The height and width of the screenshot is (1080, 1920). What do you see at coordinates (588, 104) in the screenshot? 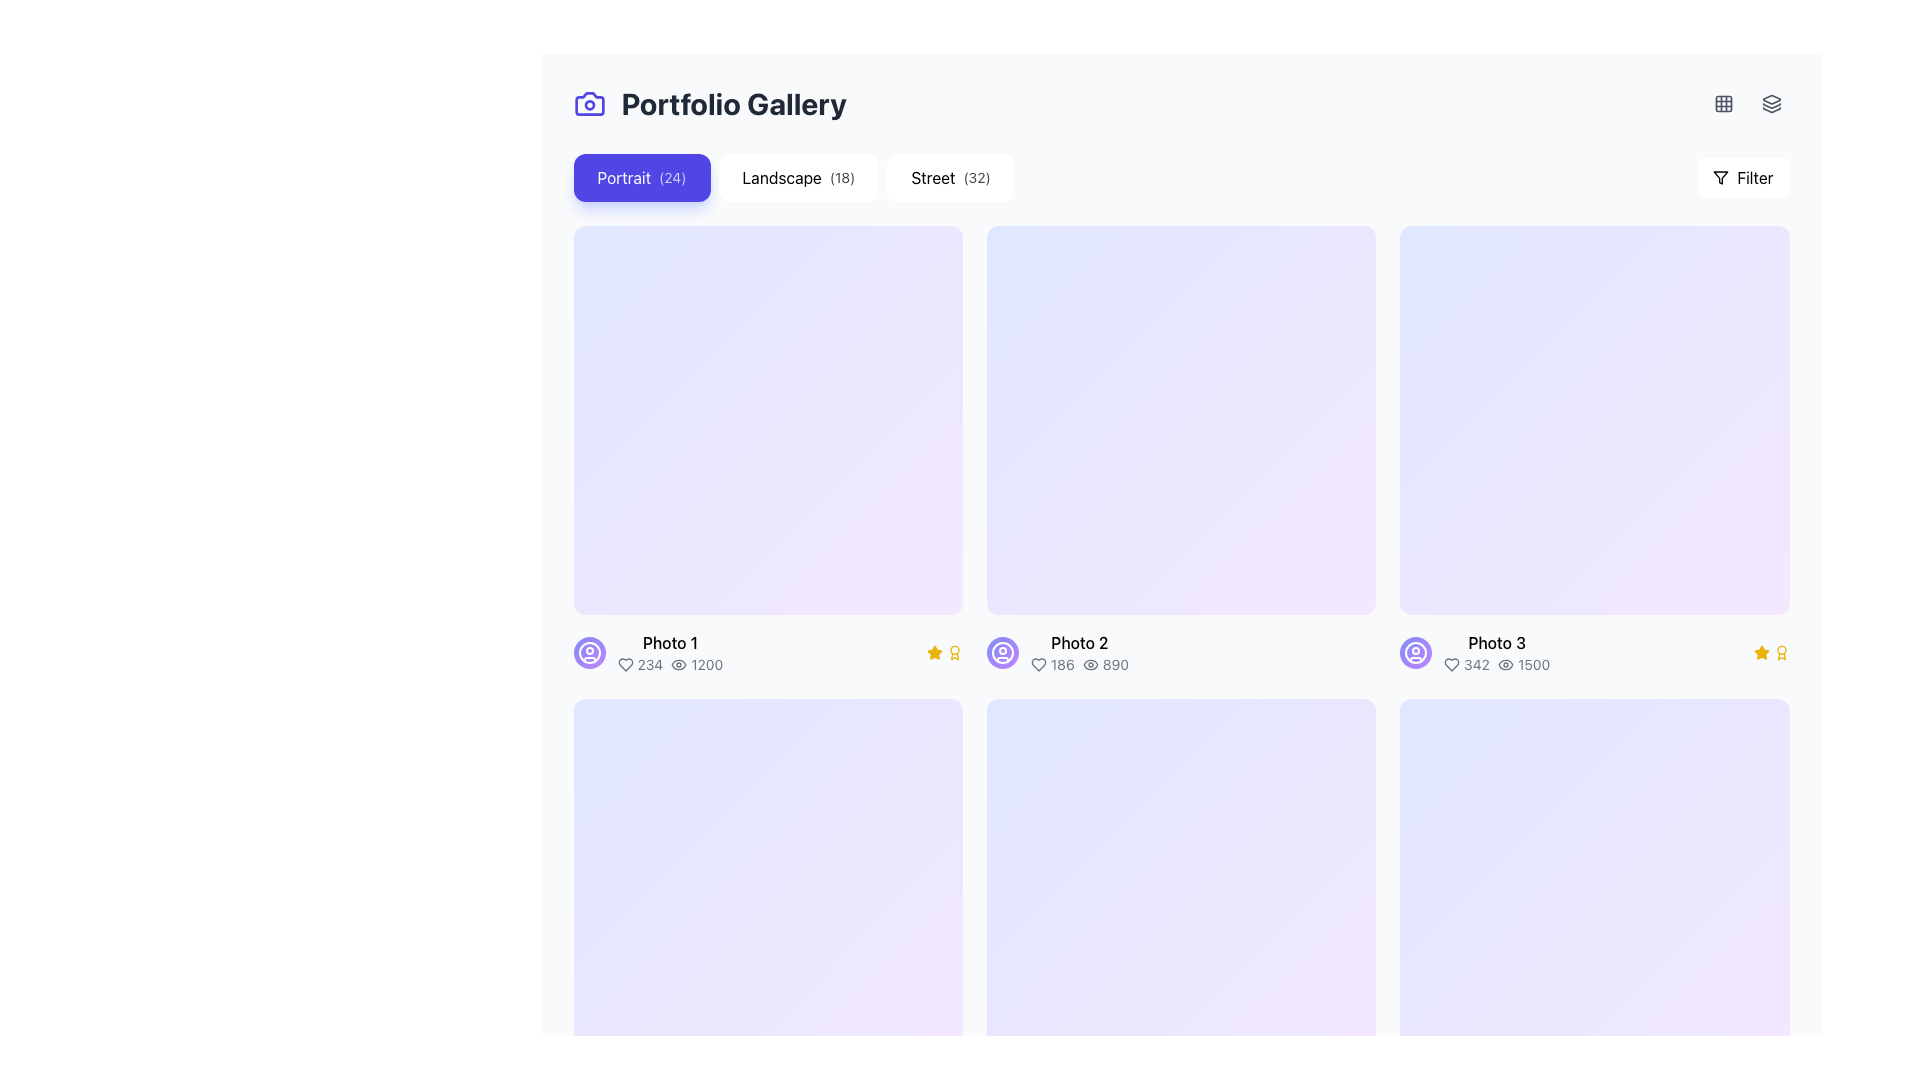
I see `the camera icon component, which is part of a larger camera icon, located near the top-left corner of the interface, styled with a bold blue outline` at bounding box center [588, 104].